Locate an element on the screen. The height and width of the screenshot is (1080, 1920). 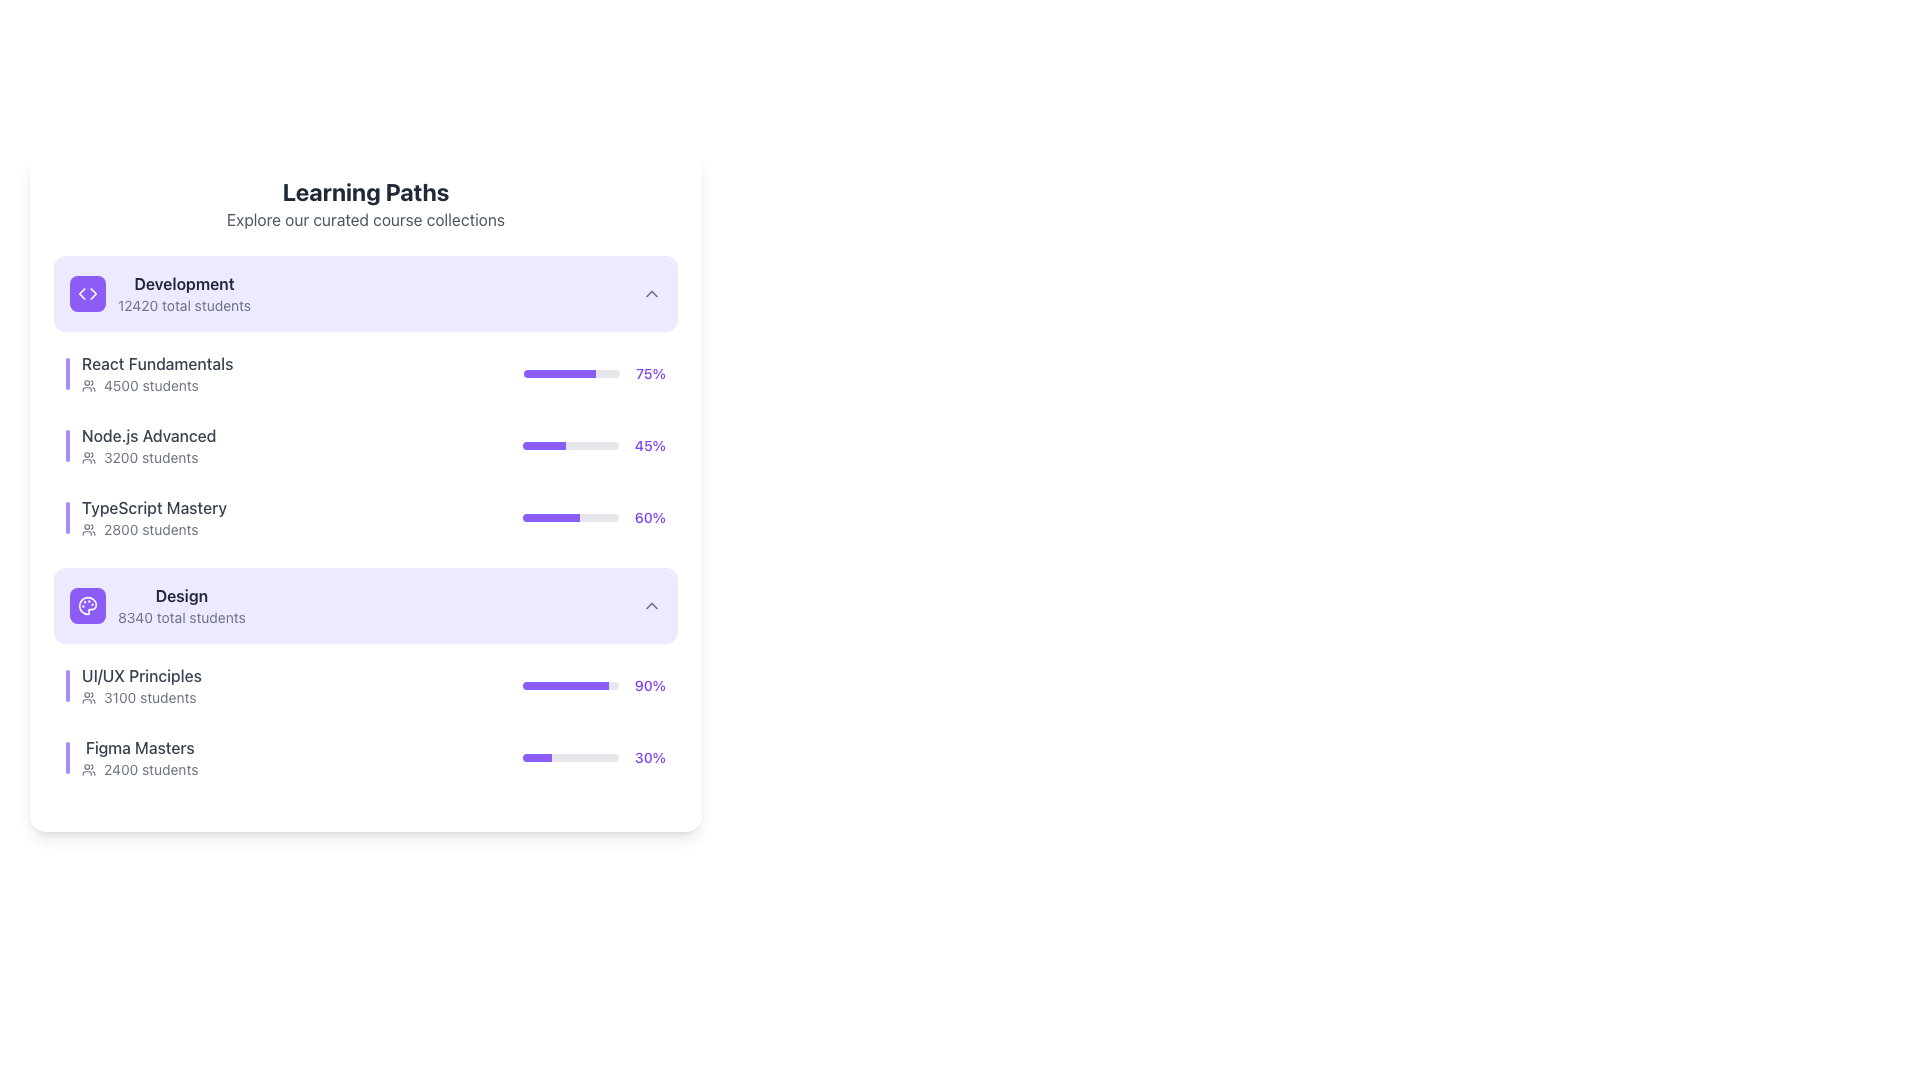
the icon indicating participant count for the 'TypeScript Mastery' section, located to the left of '2800 students' is located at coordinates (88, 528).